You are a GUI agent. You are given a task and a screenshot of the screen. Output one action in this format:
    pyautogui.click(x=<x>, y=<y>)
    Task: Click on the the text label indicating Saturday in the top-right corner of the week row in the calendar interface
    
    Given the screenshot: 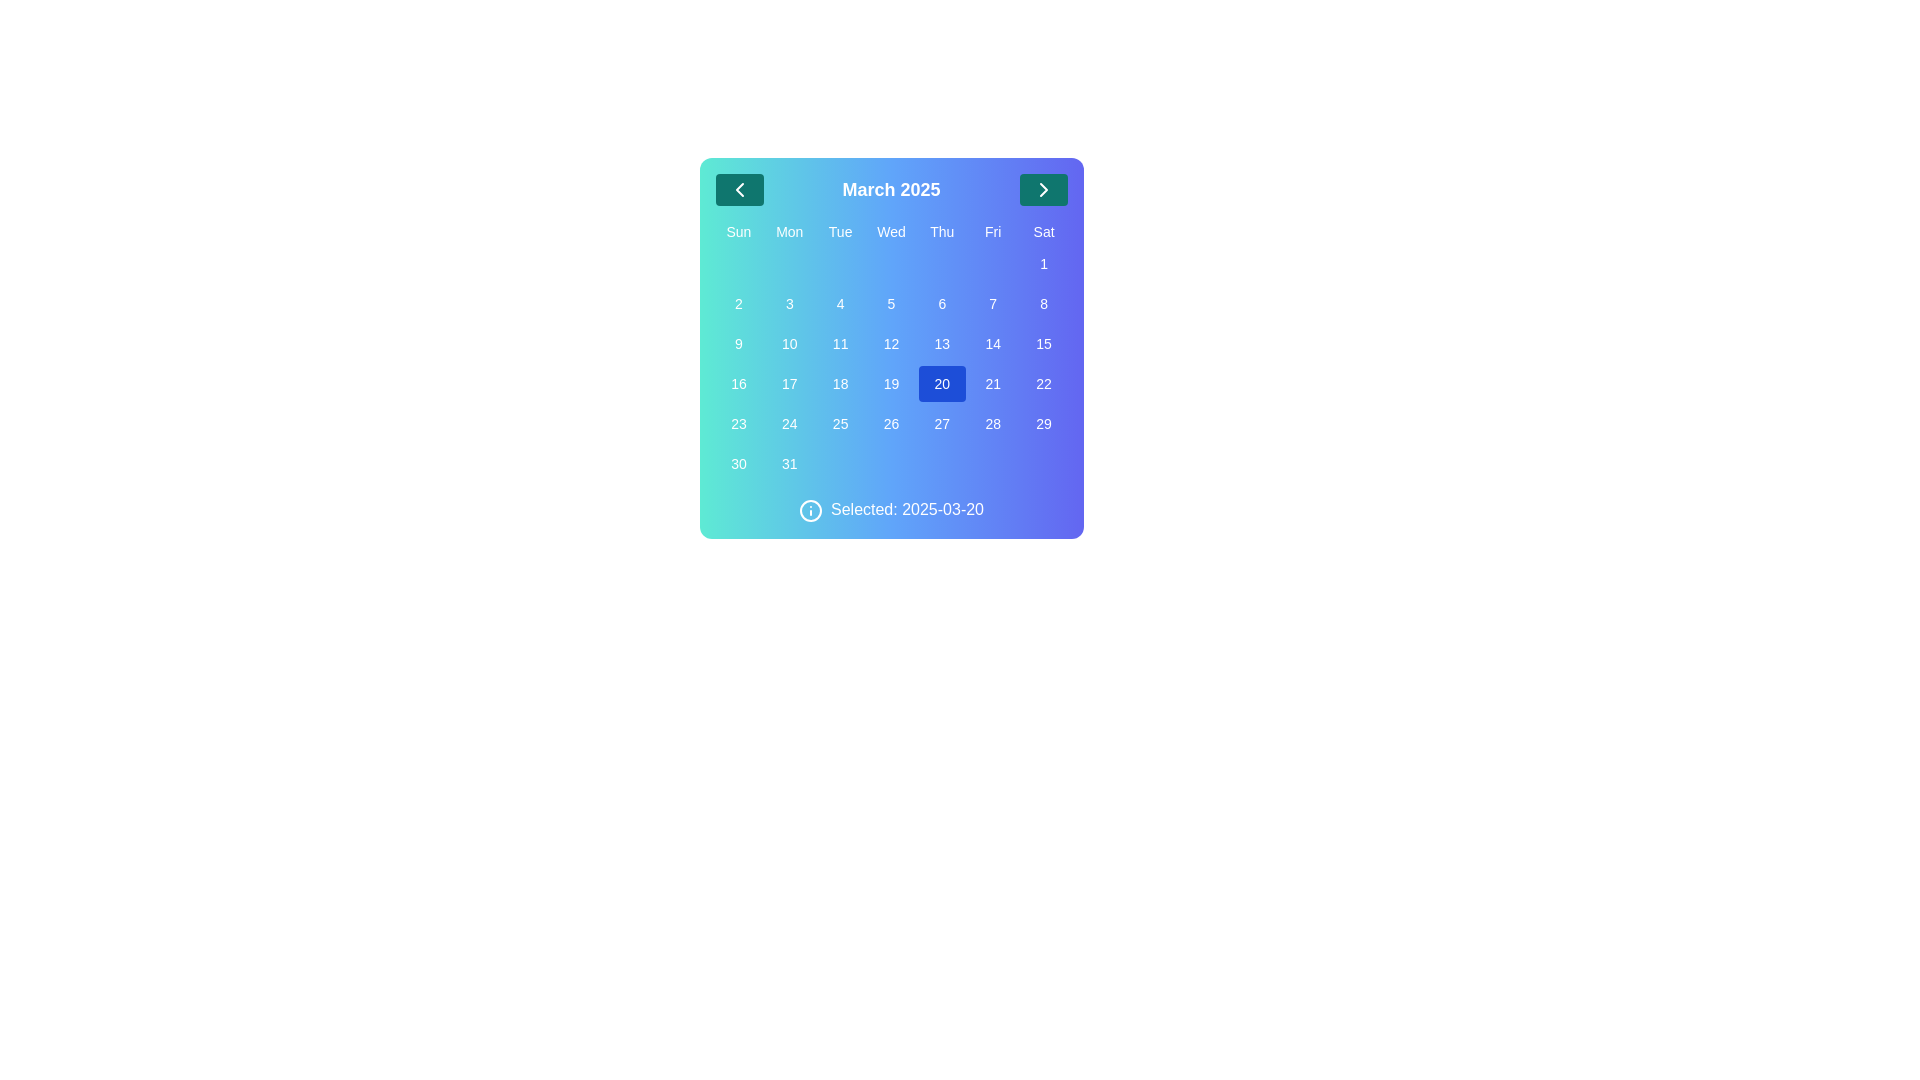 What is the action you would take?
    pyautogui.click(x=1043, y=230)
    